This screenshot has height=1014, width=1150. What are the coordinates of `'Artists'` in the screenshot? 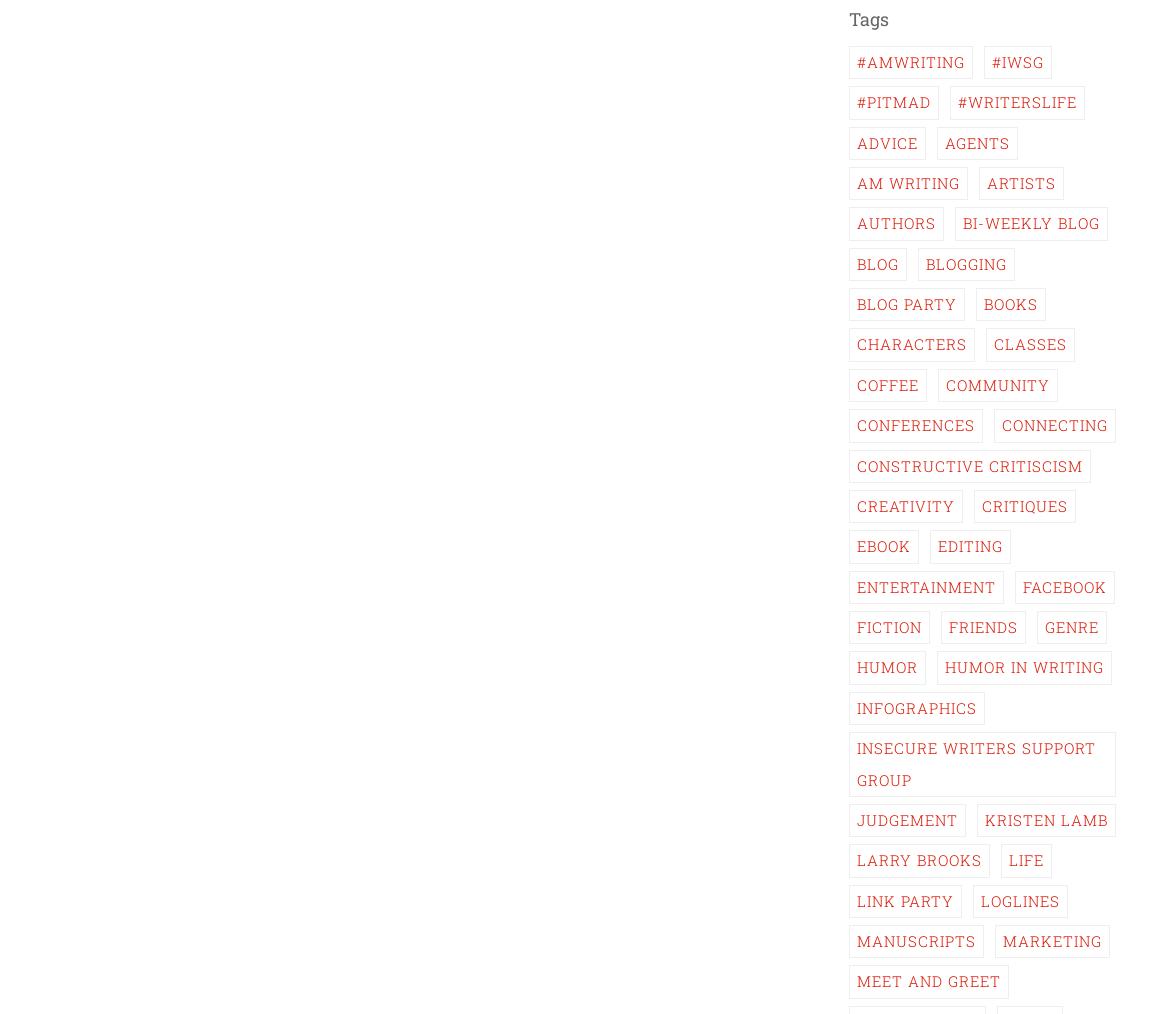 It's located at (1021, 181).